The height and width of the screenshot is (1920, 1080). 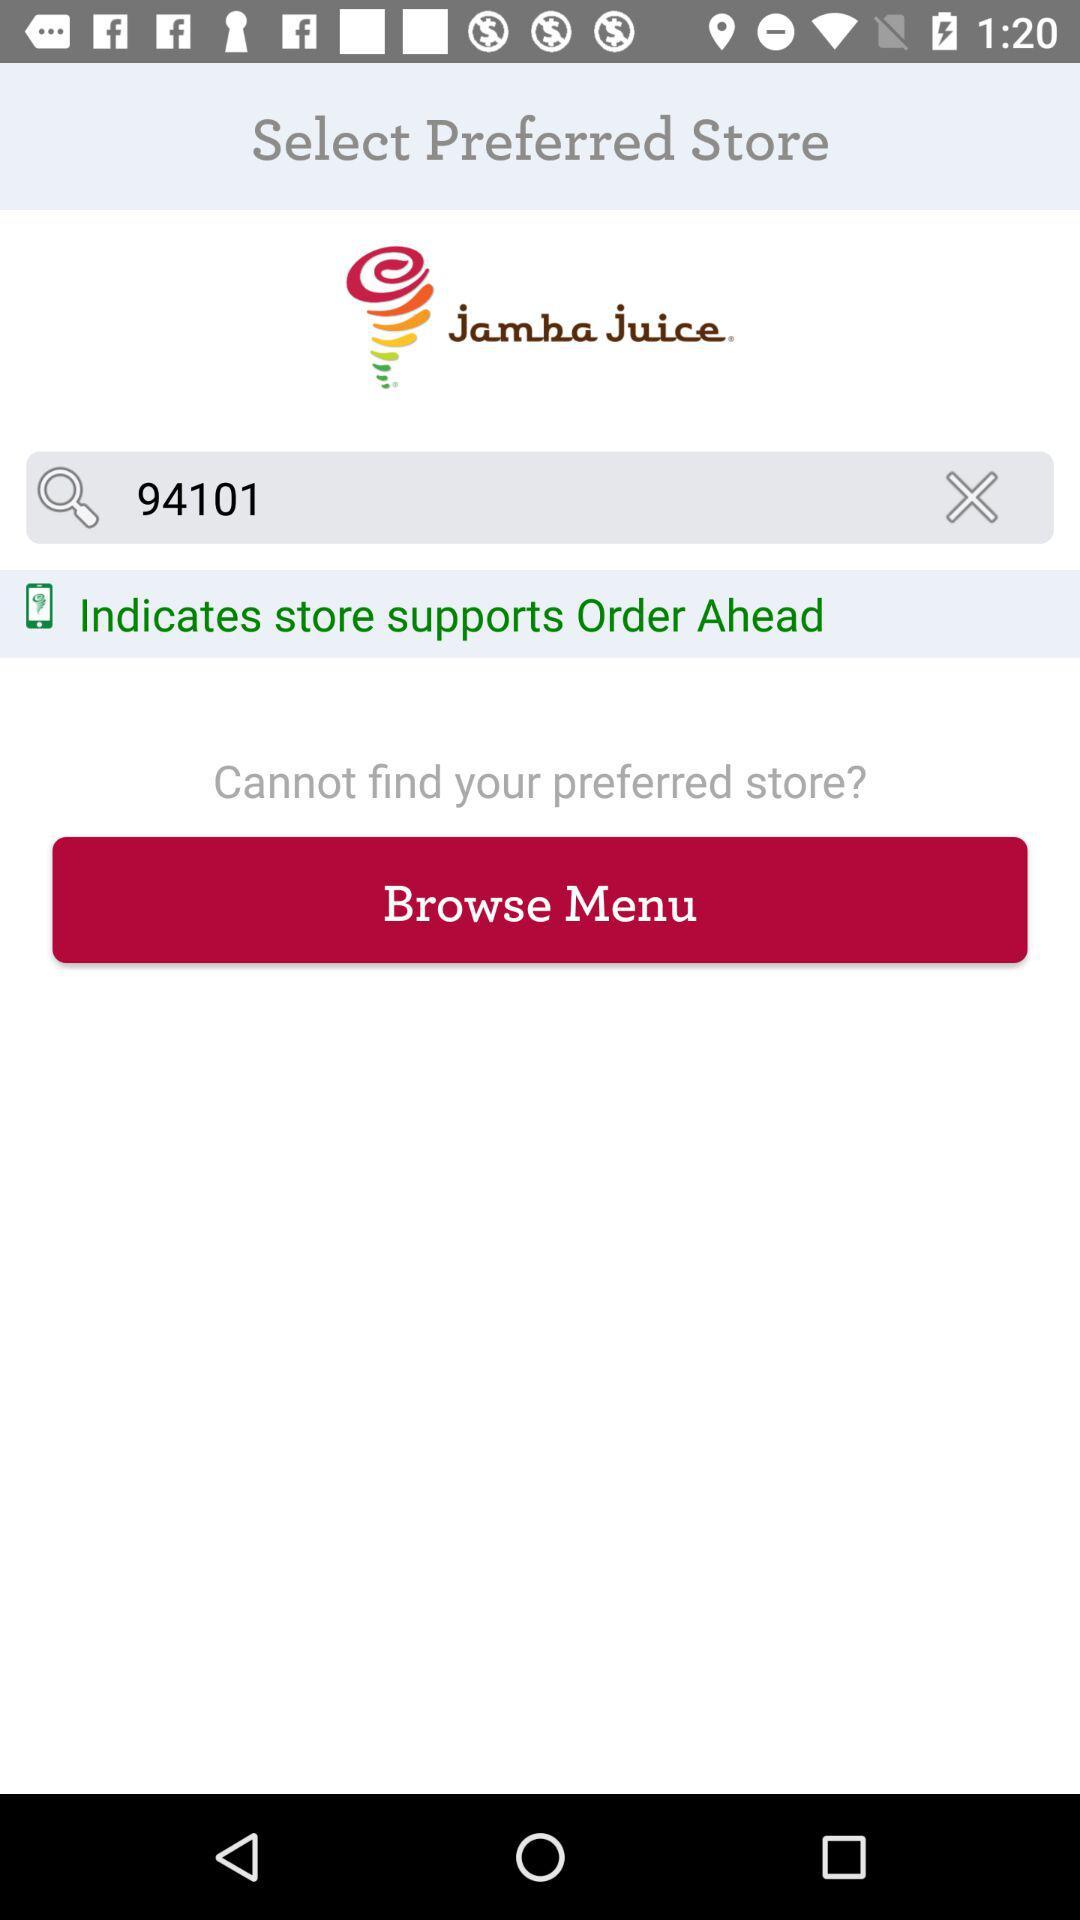 What do you see at coordinates (977, 497) in the screenshot?
I see `the icon below the select preferred store` at bounding box center [977, 497].